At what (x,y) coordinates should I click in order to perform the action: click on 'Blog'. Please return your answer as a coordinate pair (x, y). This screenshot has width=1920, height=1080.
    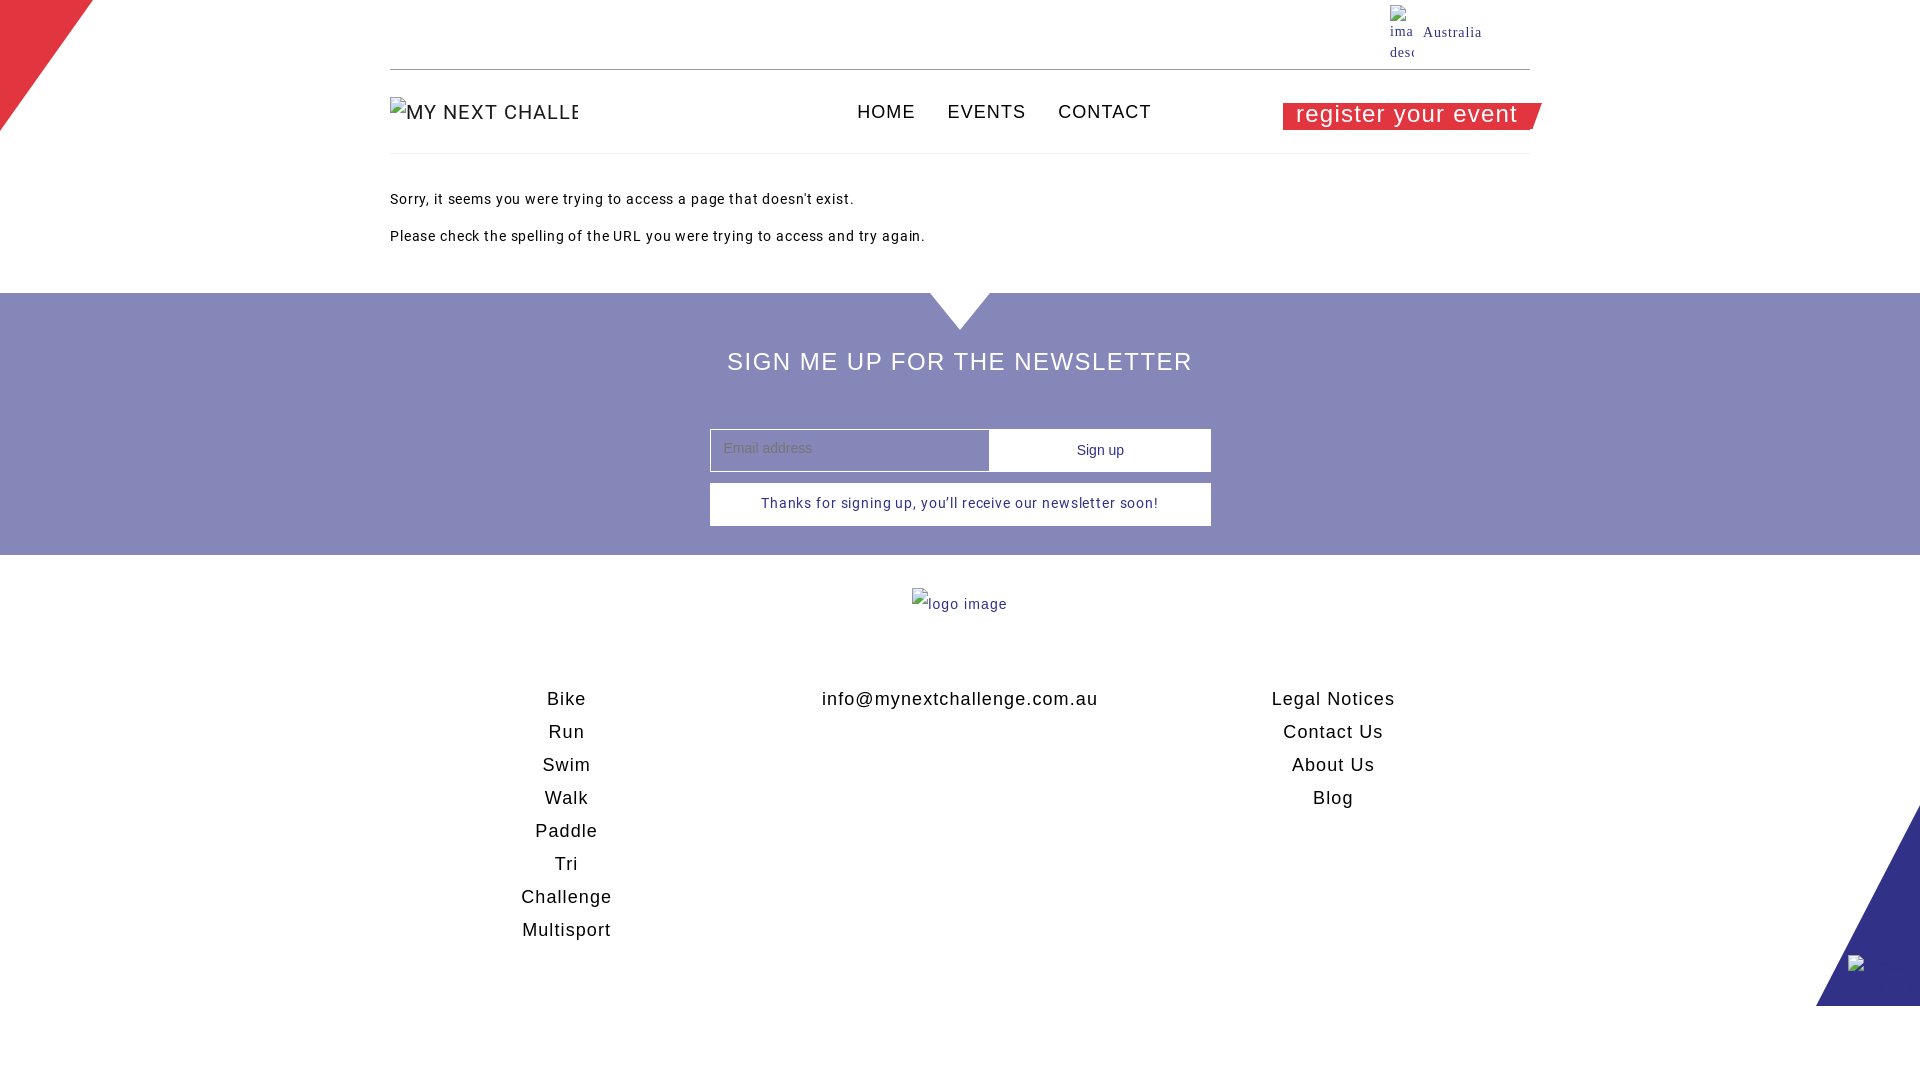
    Looking at the image, I should click on (1333, 797).